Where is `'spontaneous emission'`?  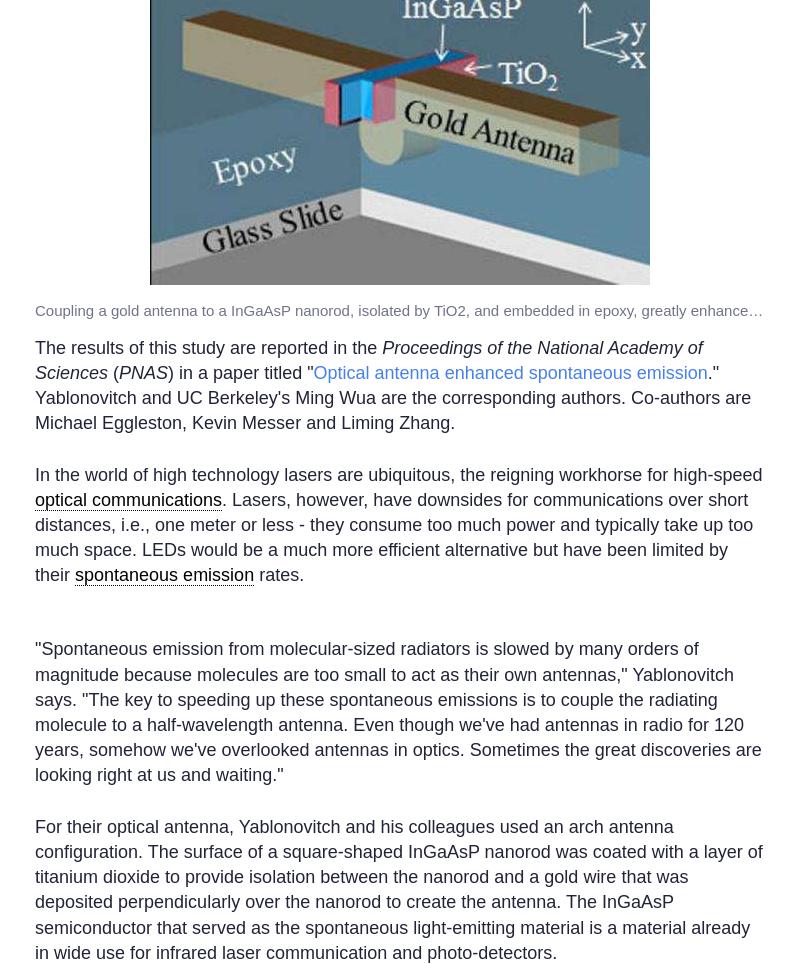 'spontaneous emission' is located at coordinates (164, 574).